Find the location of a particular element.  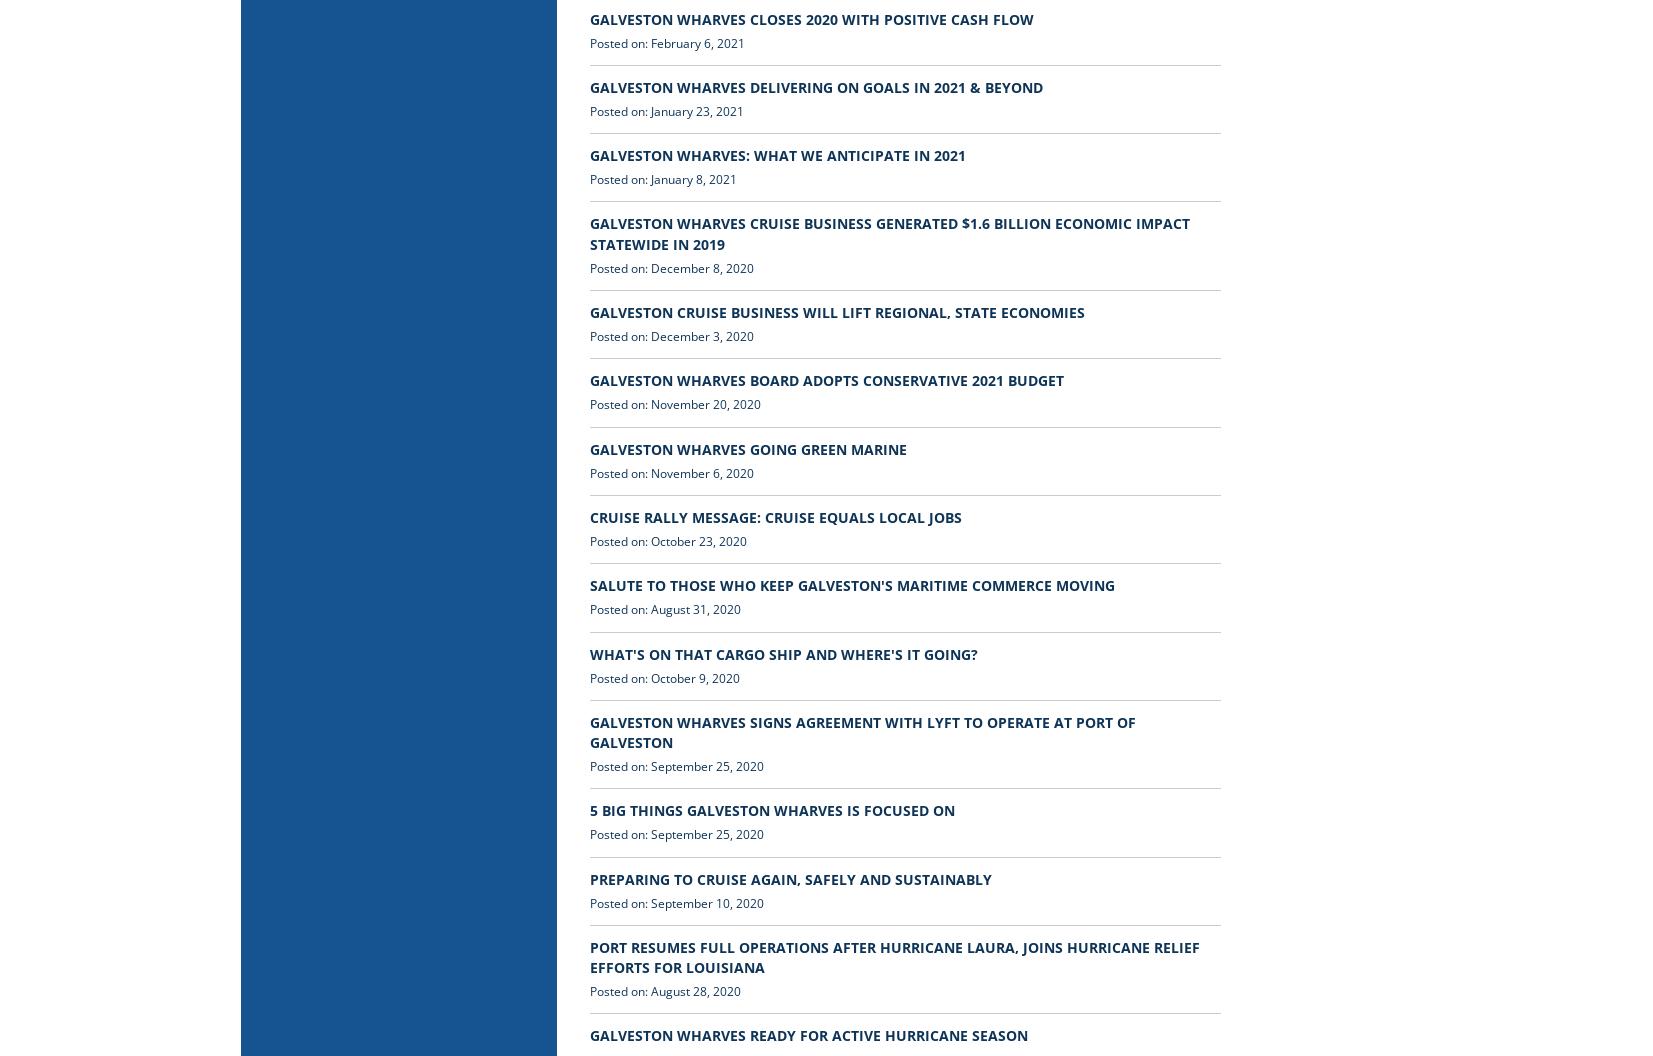

'GALVESTON WHARVES: WHAT WE ANTICIPATE IN 2021' is located at coordinates (777, 155).